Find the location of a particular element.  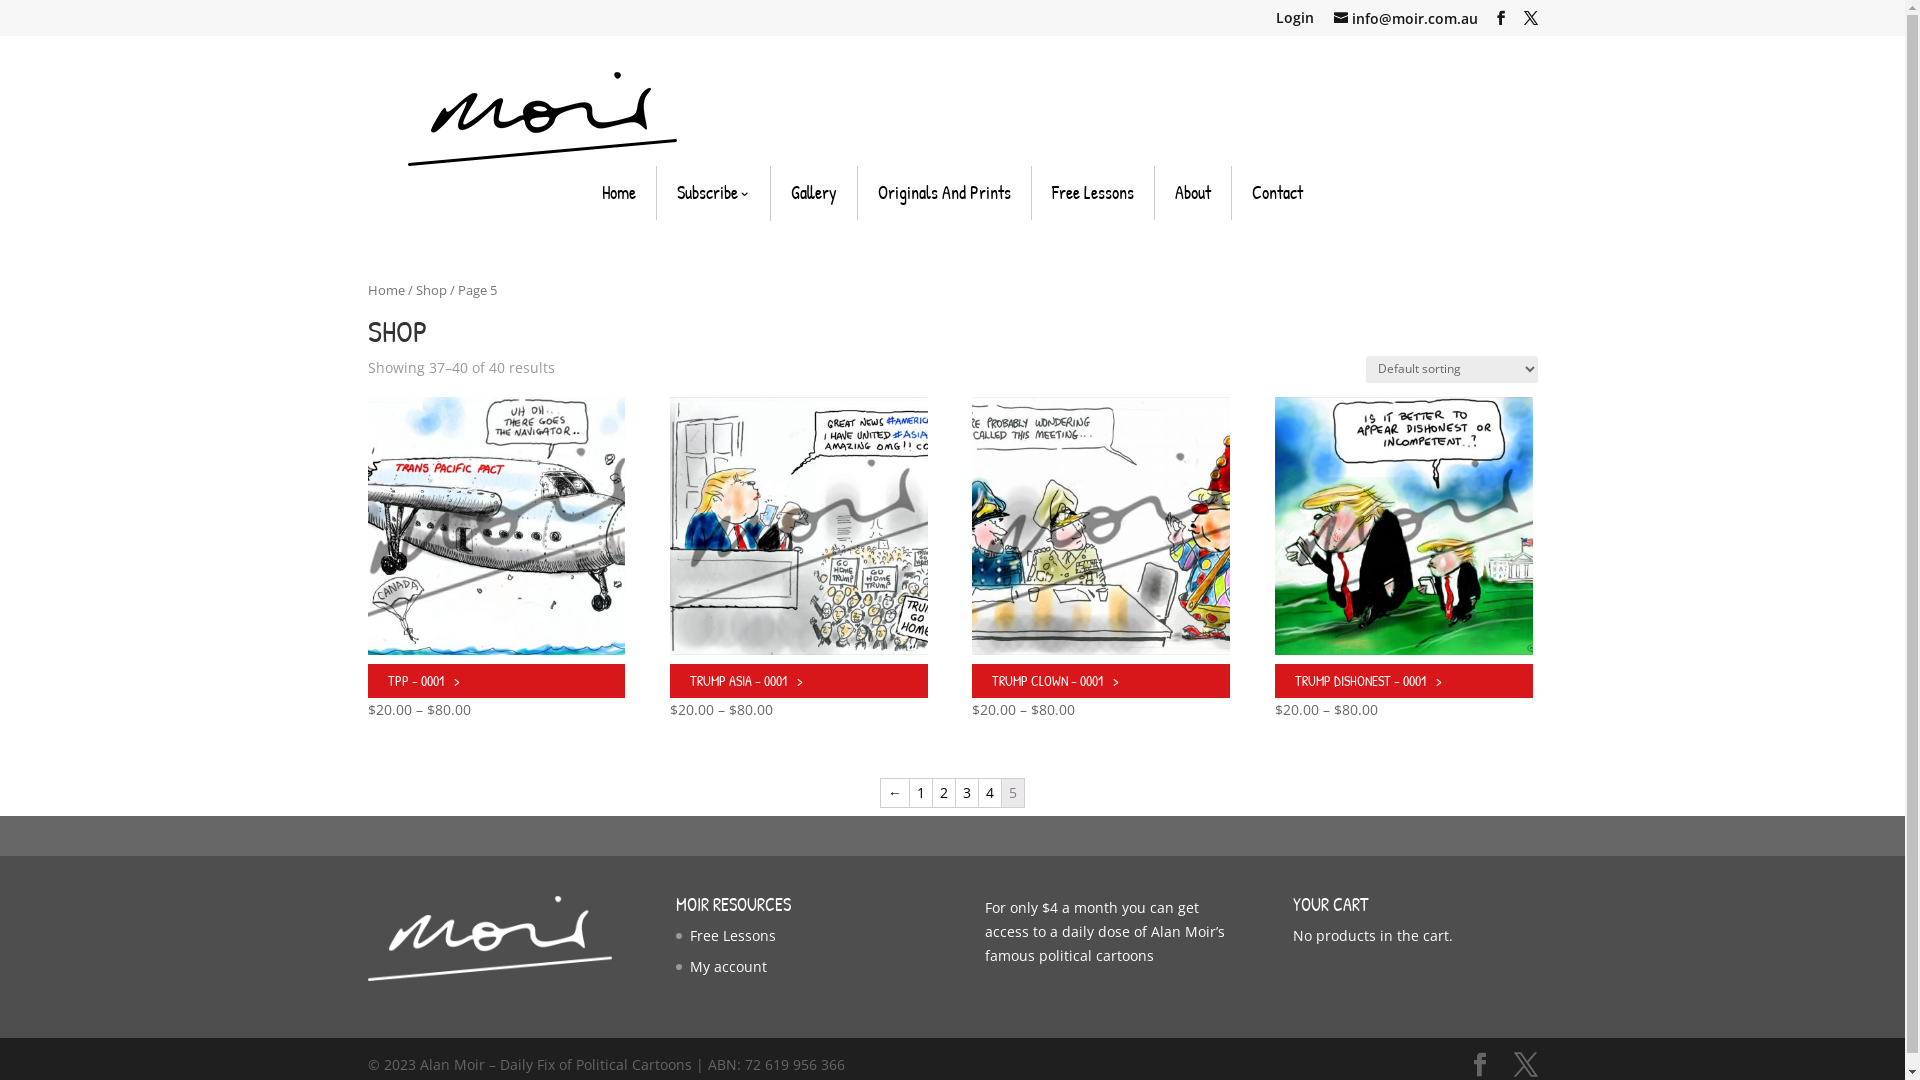

'About' is located at coordinates (1193, 192).